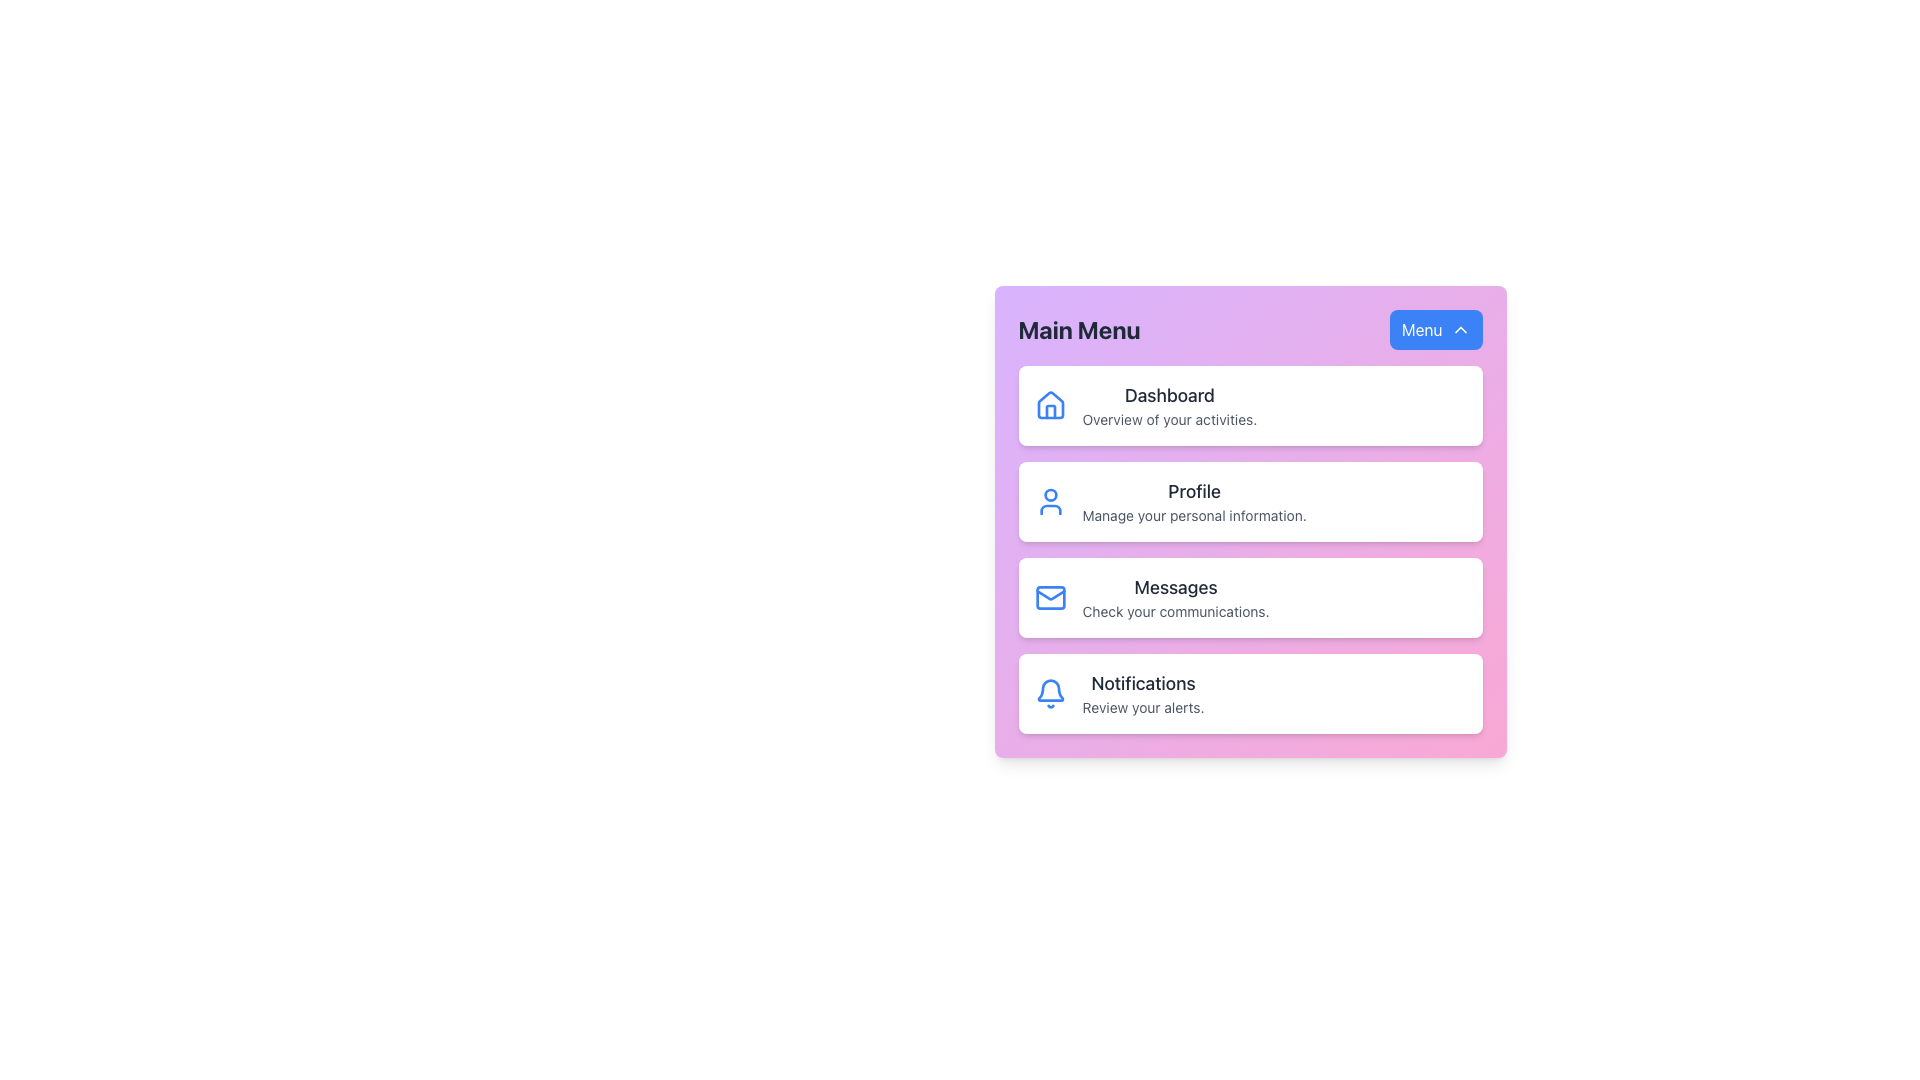  What do you see at coordinates (1249, 500) in the screenshot?
I see `the 'Profile' menu item card, which is the second card in the vertically-stacked menu, featuring a user icon on the left and the title 'Profile' in bold` at bounding box center [1249, 500].